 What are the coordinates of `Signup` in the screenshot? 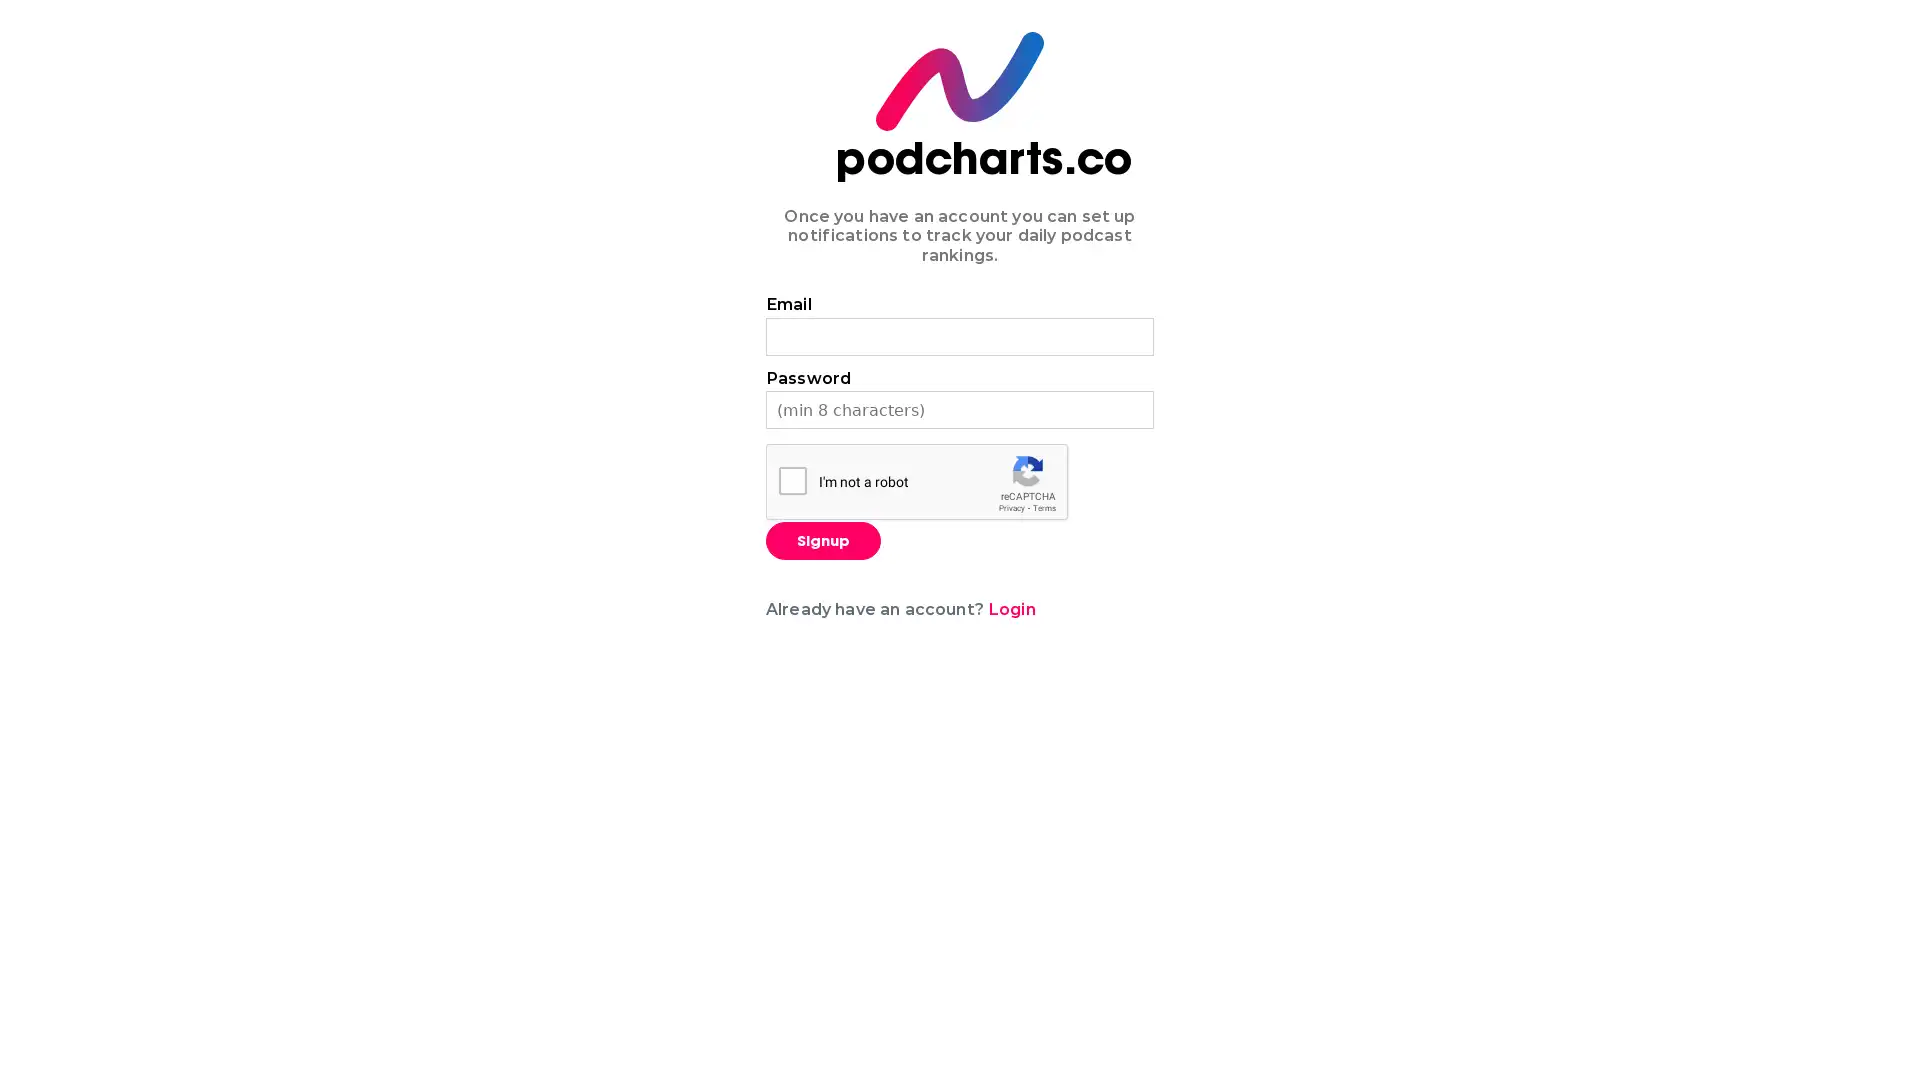 It's located at (823, 540).